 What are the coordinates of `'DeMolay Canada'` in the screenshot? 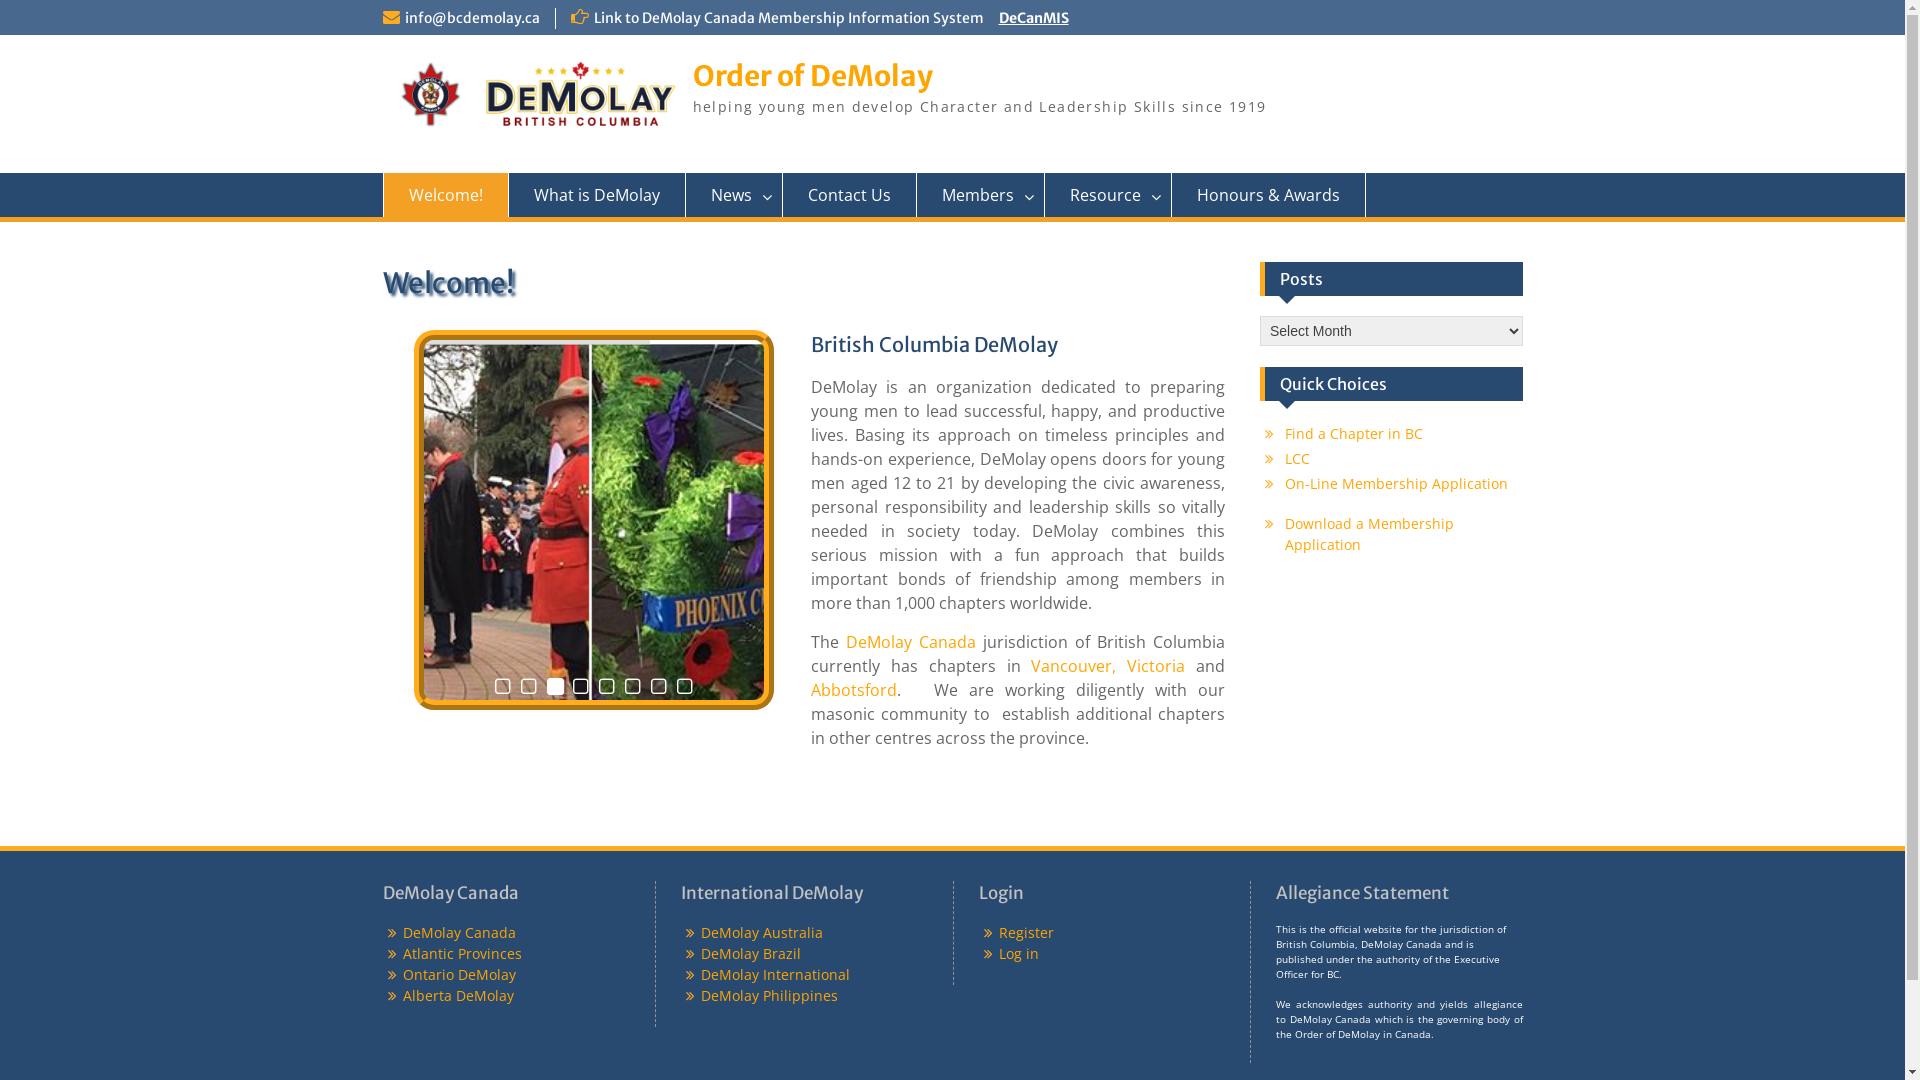 It's located at (457, 932).